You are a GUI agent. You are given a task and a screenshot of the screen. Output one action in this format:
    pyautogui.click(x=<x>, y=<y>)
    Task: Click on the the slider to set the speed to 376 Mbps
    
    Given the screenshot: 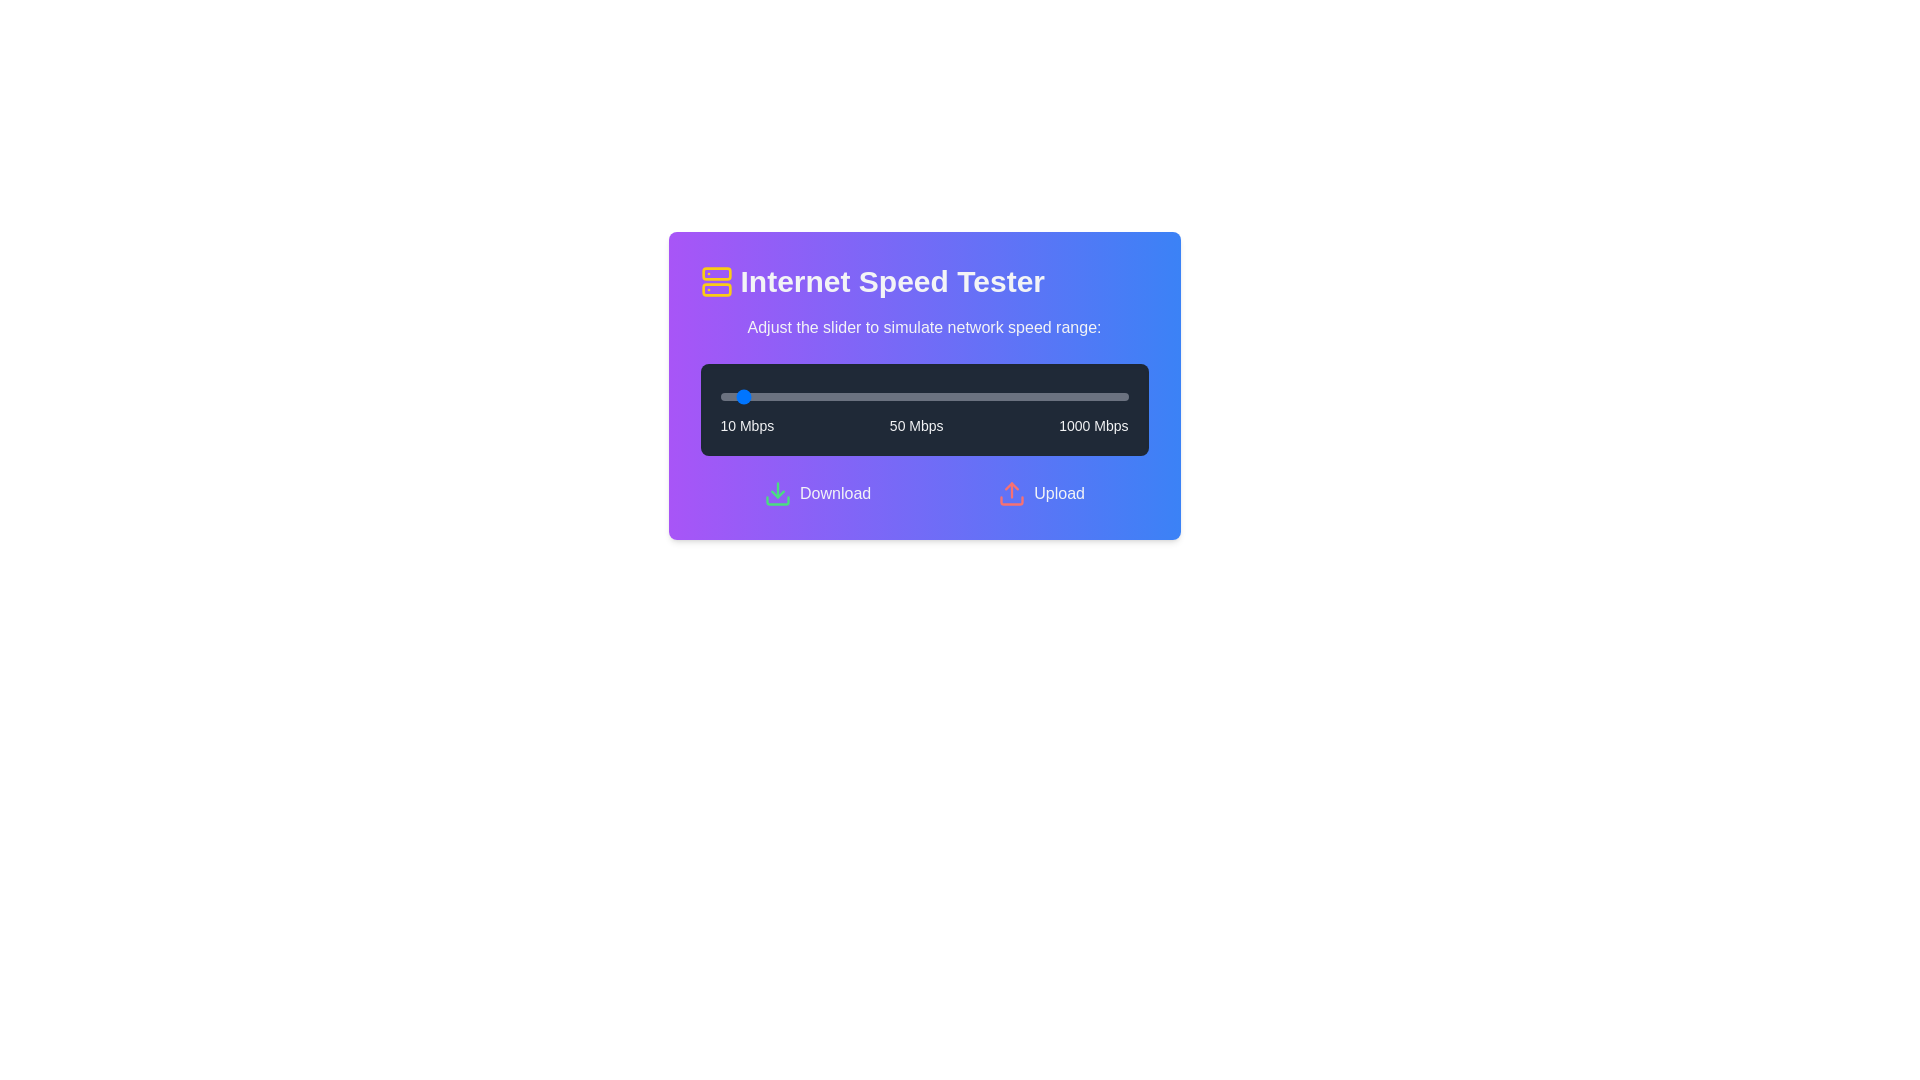 What is the action you would take?
    pyautogui.click(x=871, y=397)
    